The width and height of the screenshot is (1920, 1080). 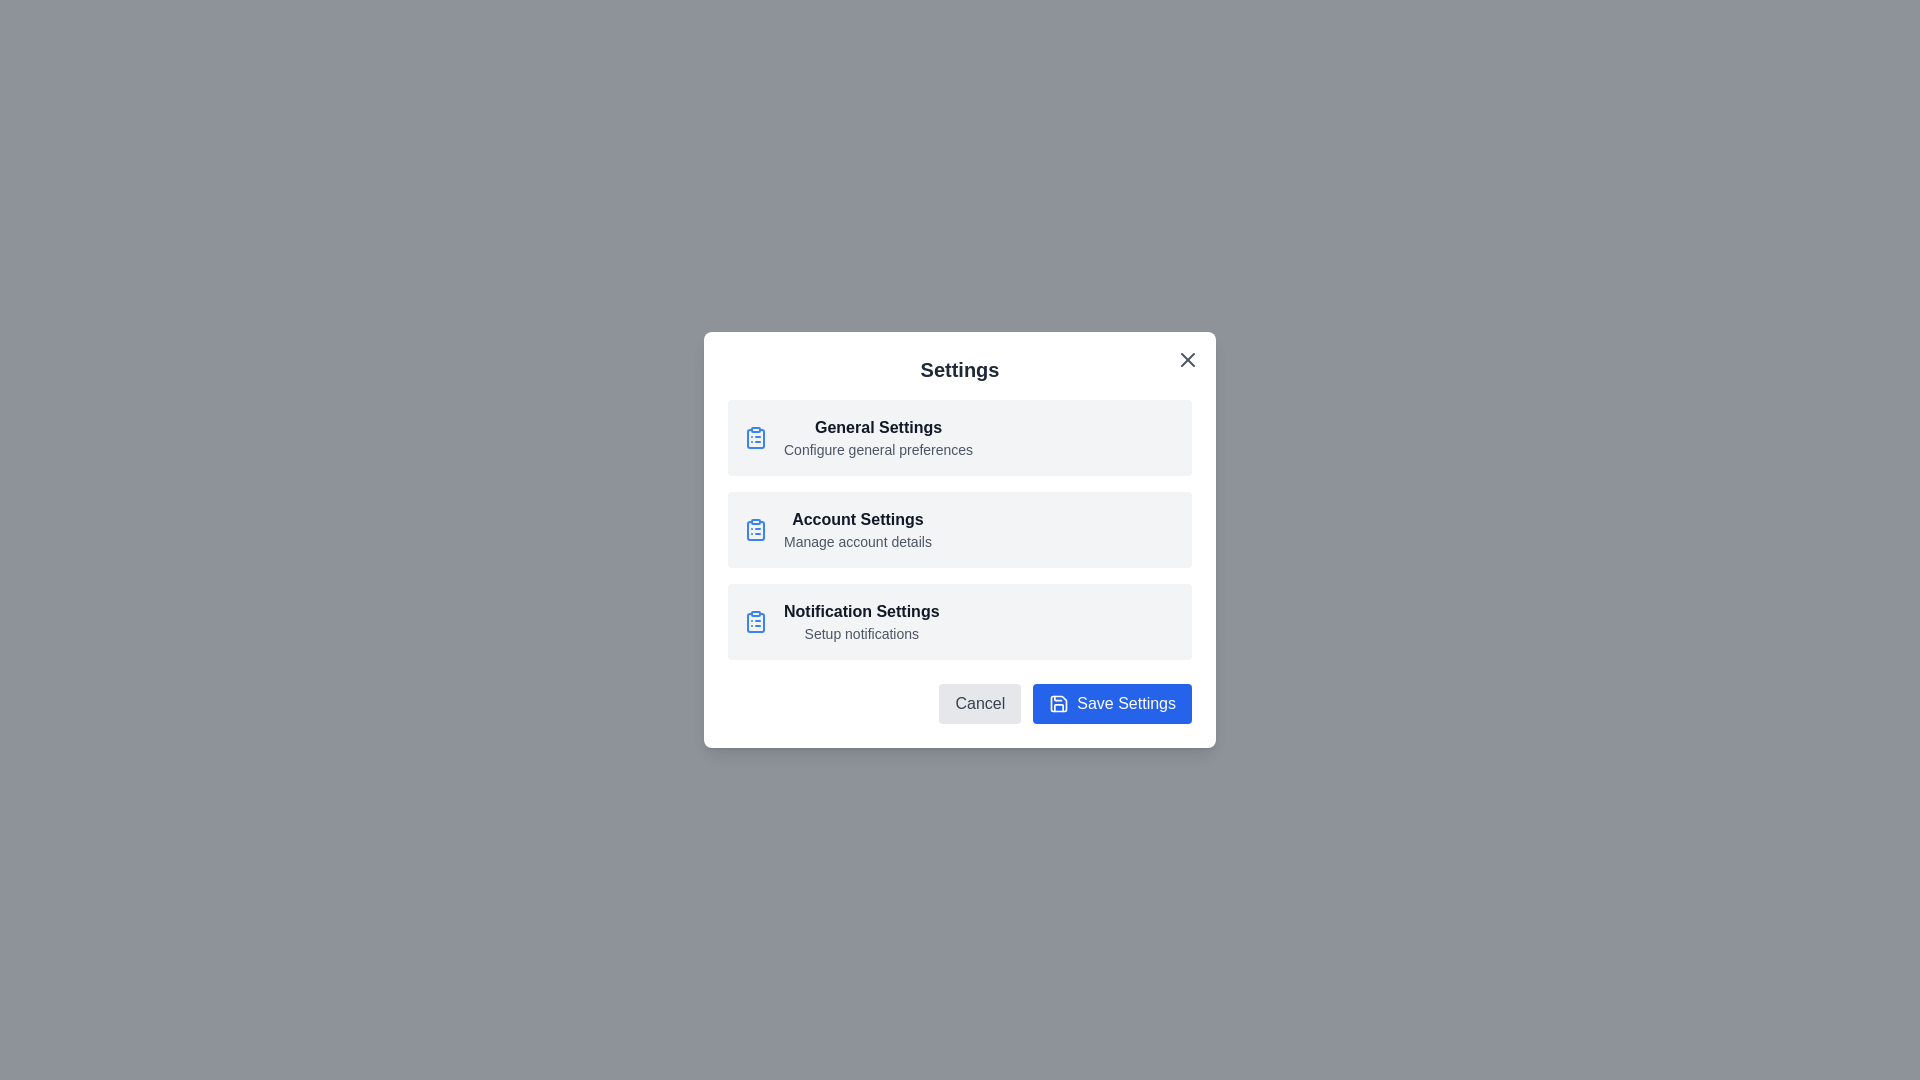 What do you see at coordinates (861, 611) in the screenshot?
I see `the 'Notification Settings' title text label, which is positioned between 'Account Settings' and the descriptive text 'Setup notifications' in the settings modal` at bounding box center [861, 611].